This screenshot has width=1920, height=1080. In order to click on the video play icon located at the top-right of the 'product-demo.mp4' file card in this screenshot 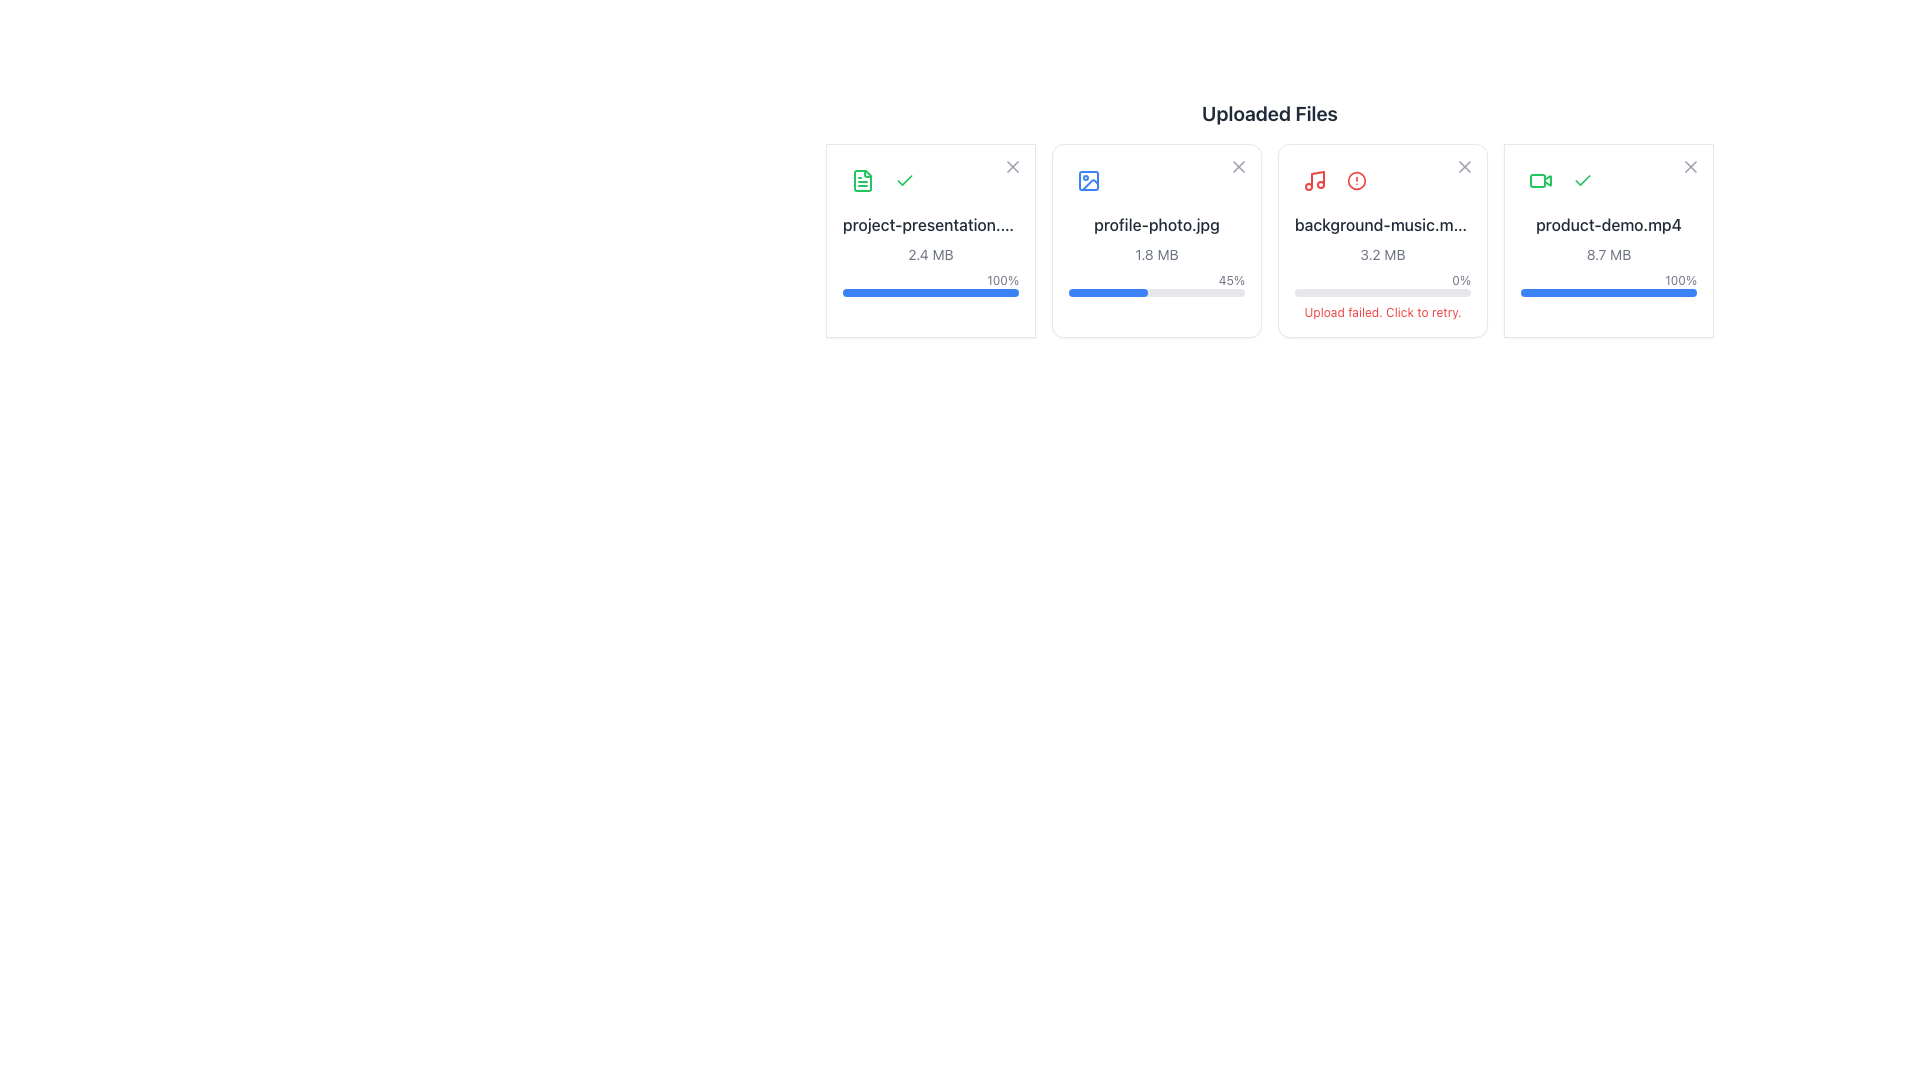, I will do `click(1547, 180)`.